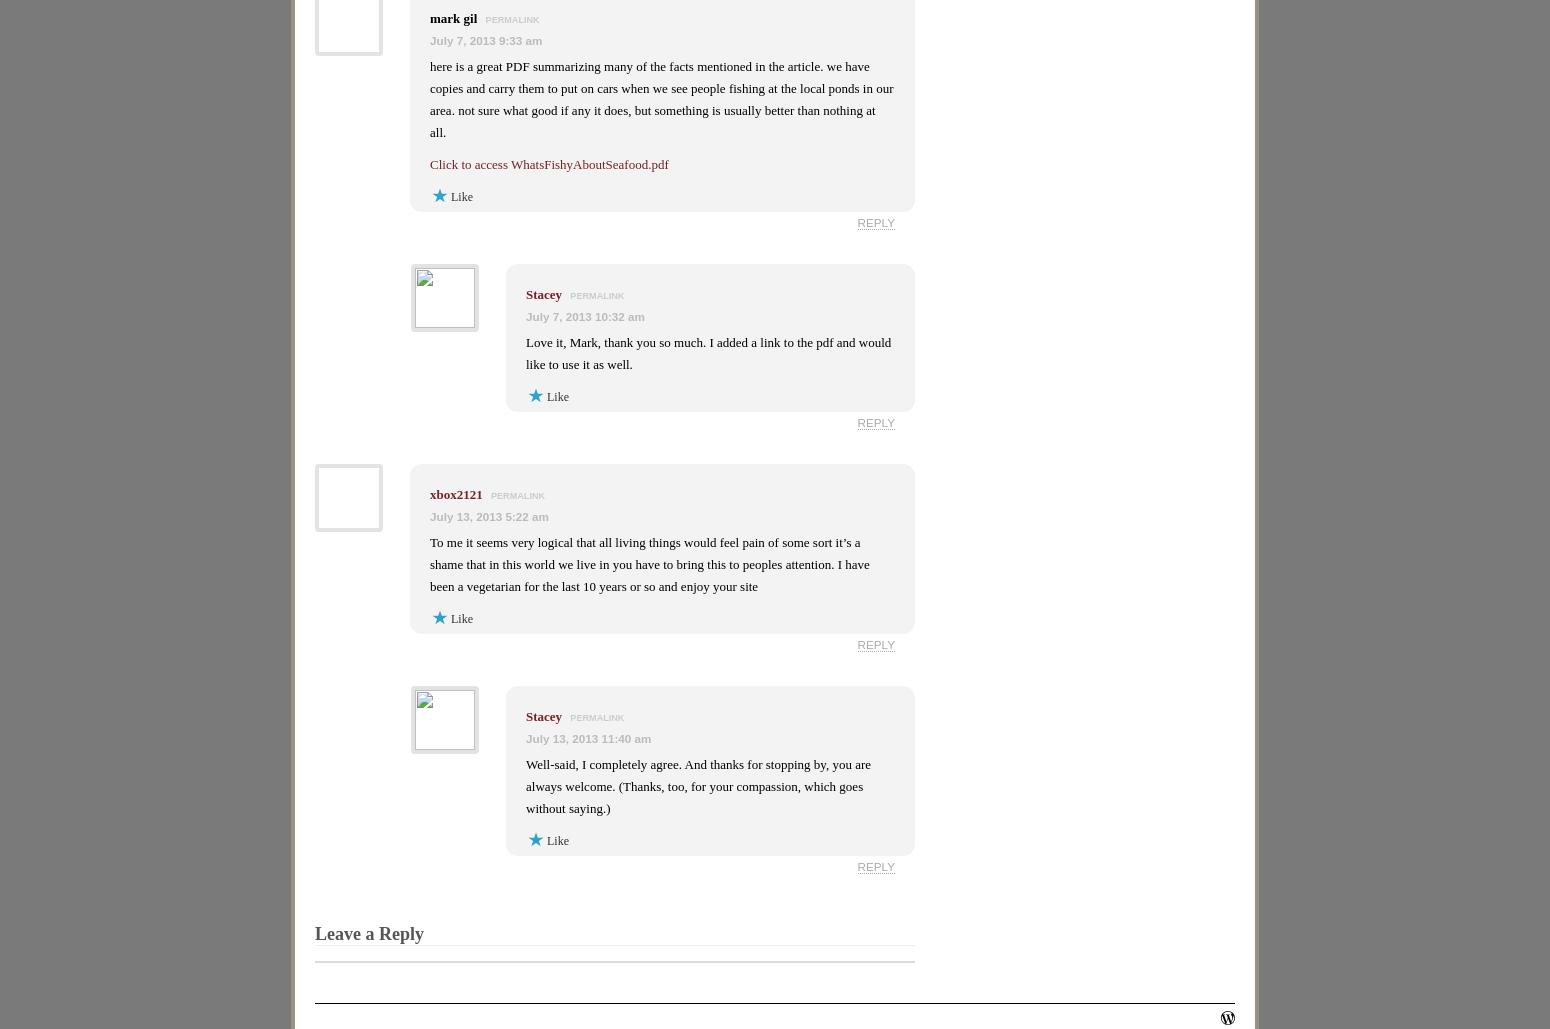  I want to click on 'xbox2121', so click(429, 494).